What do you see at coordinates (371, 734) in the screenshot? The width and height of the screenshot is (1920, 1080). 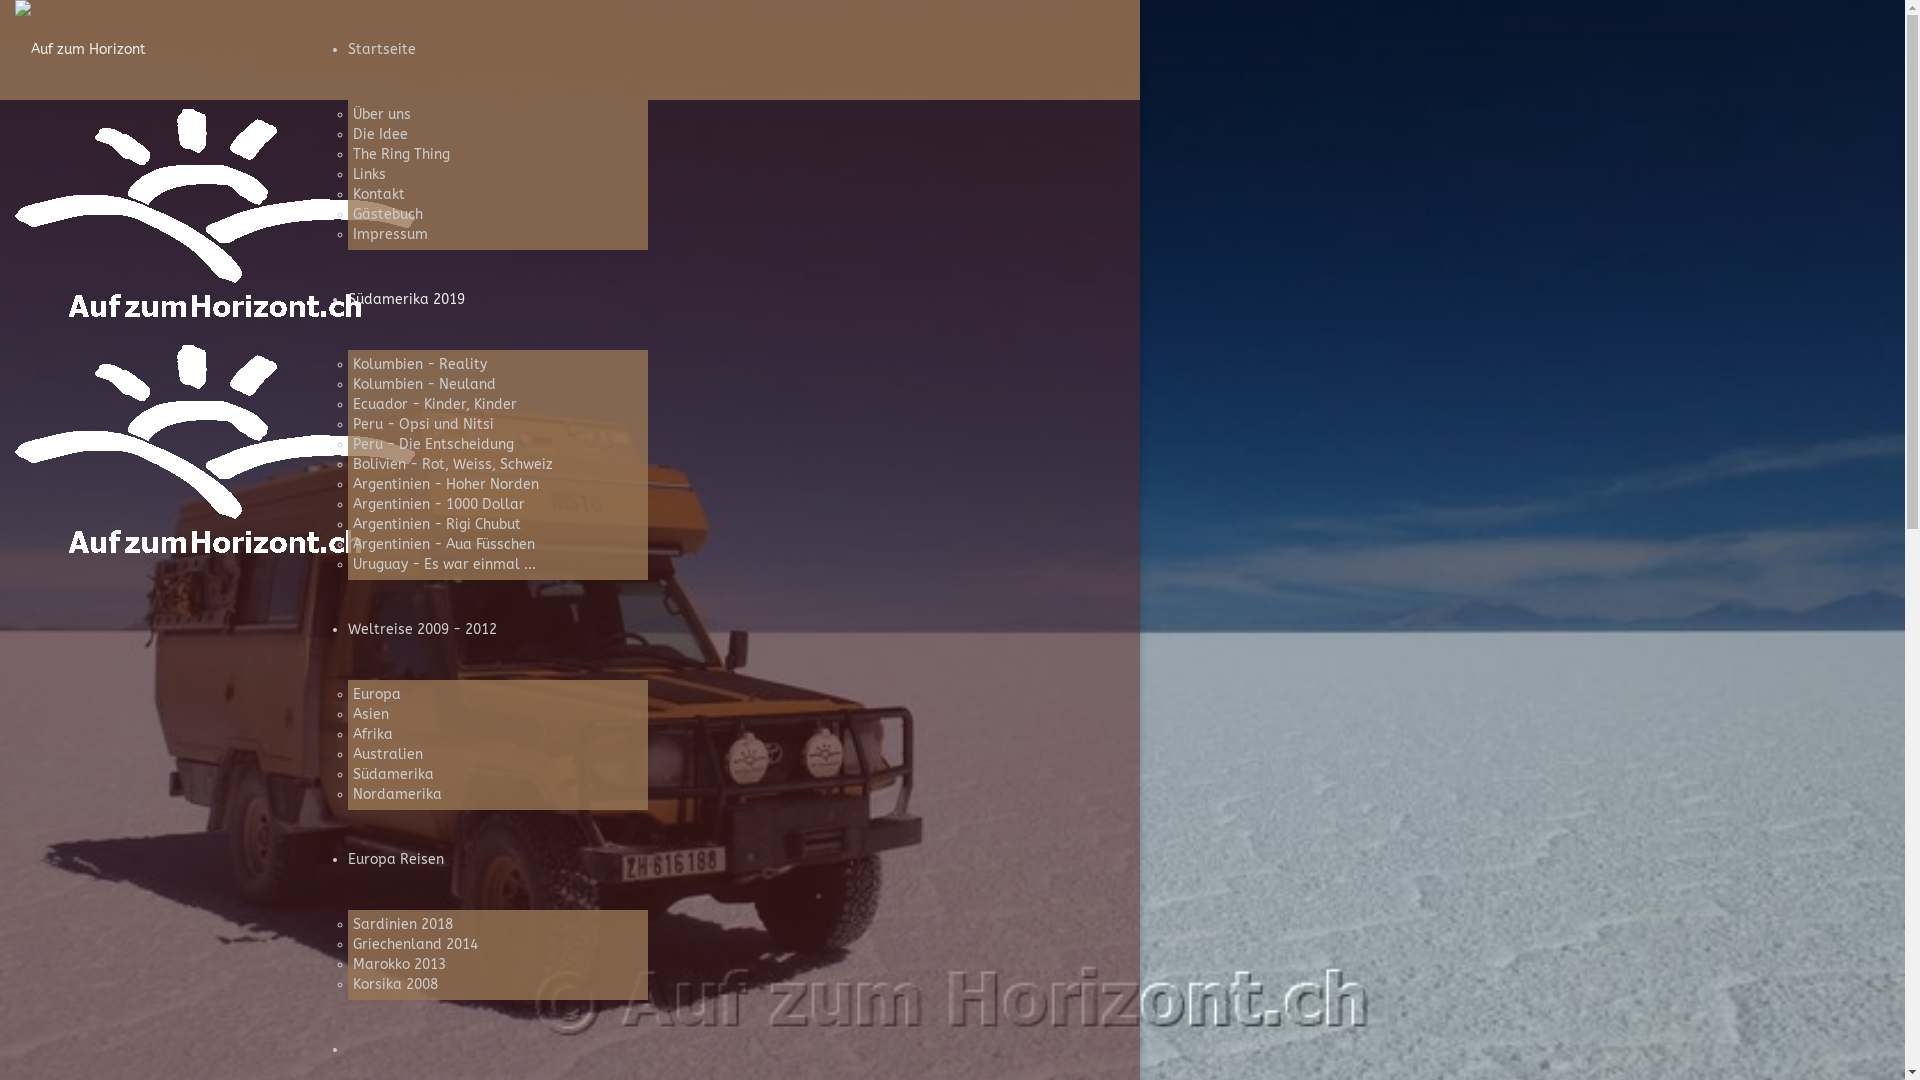 I see `'Afrika'` at bounding box center [371, 734].